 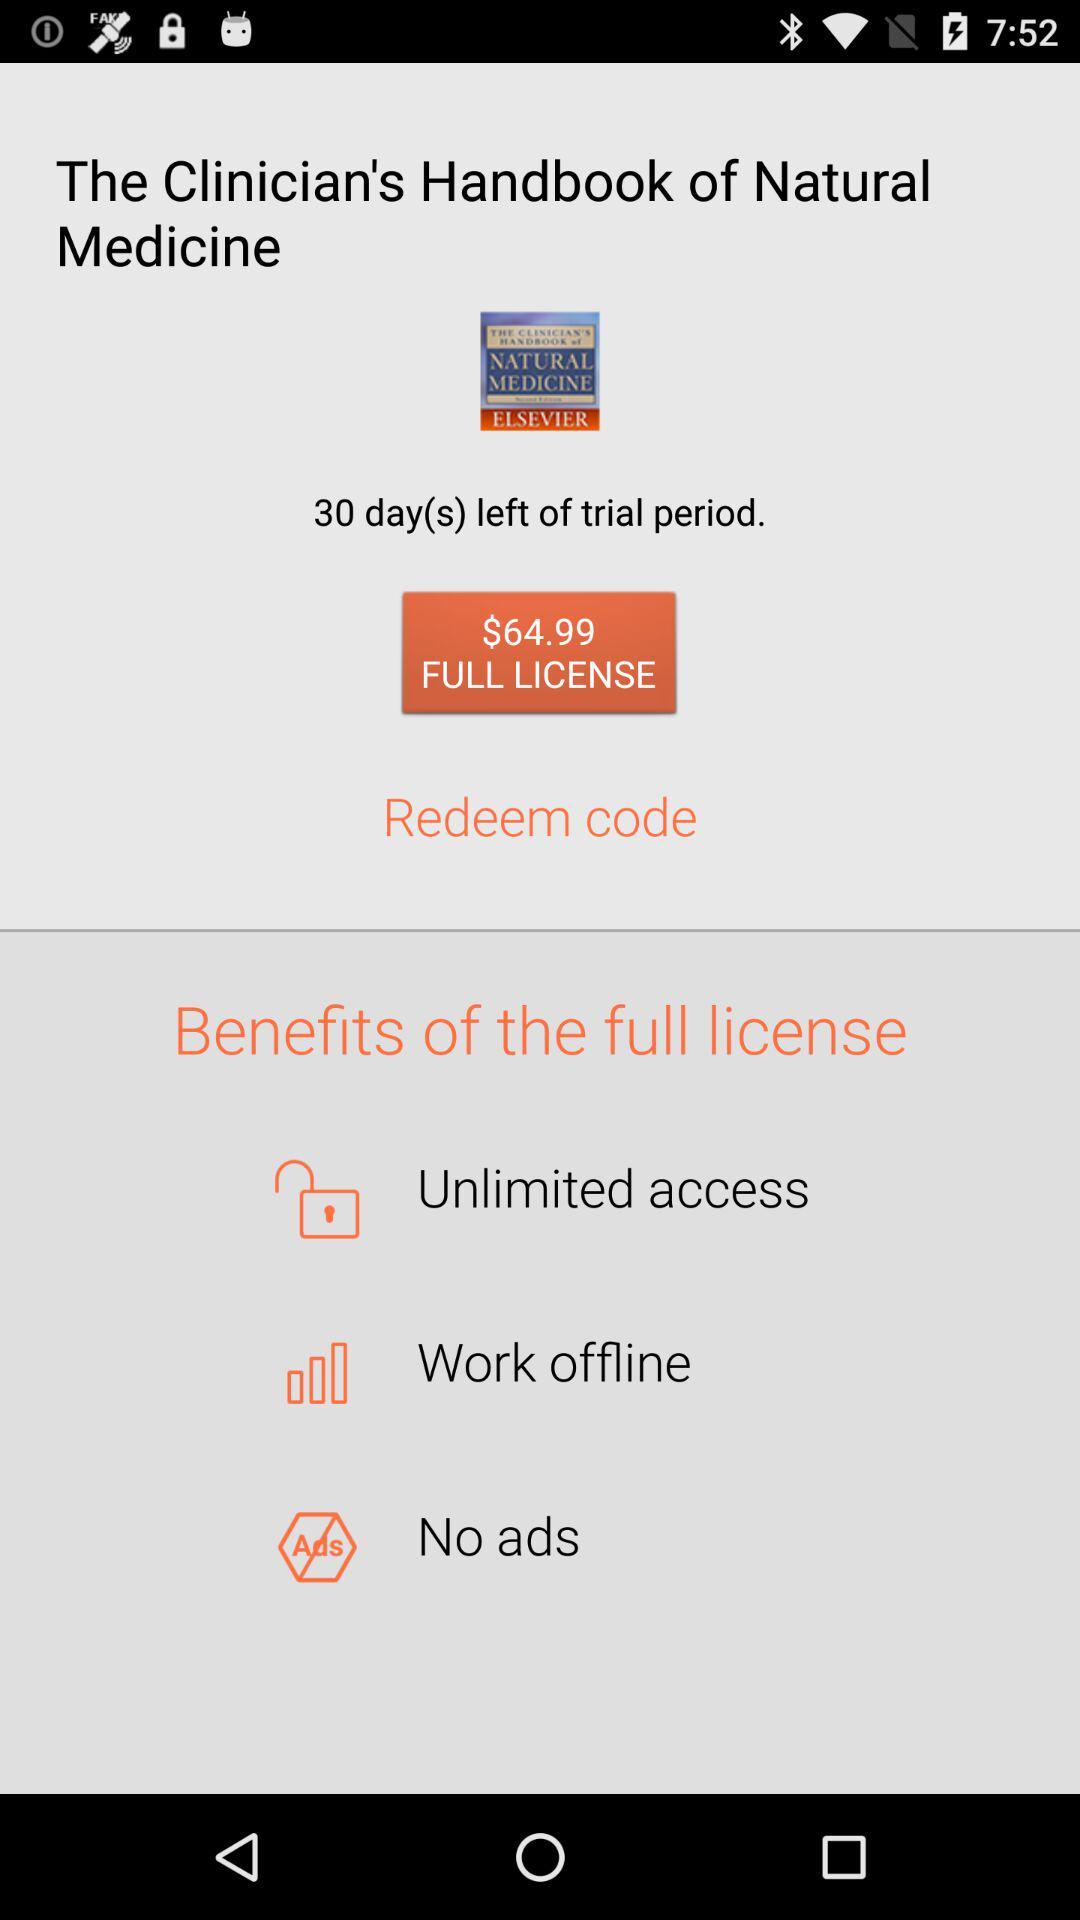 I want to click on redeem code, so click(x=540, y=815).